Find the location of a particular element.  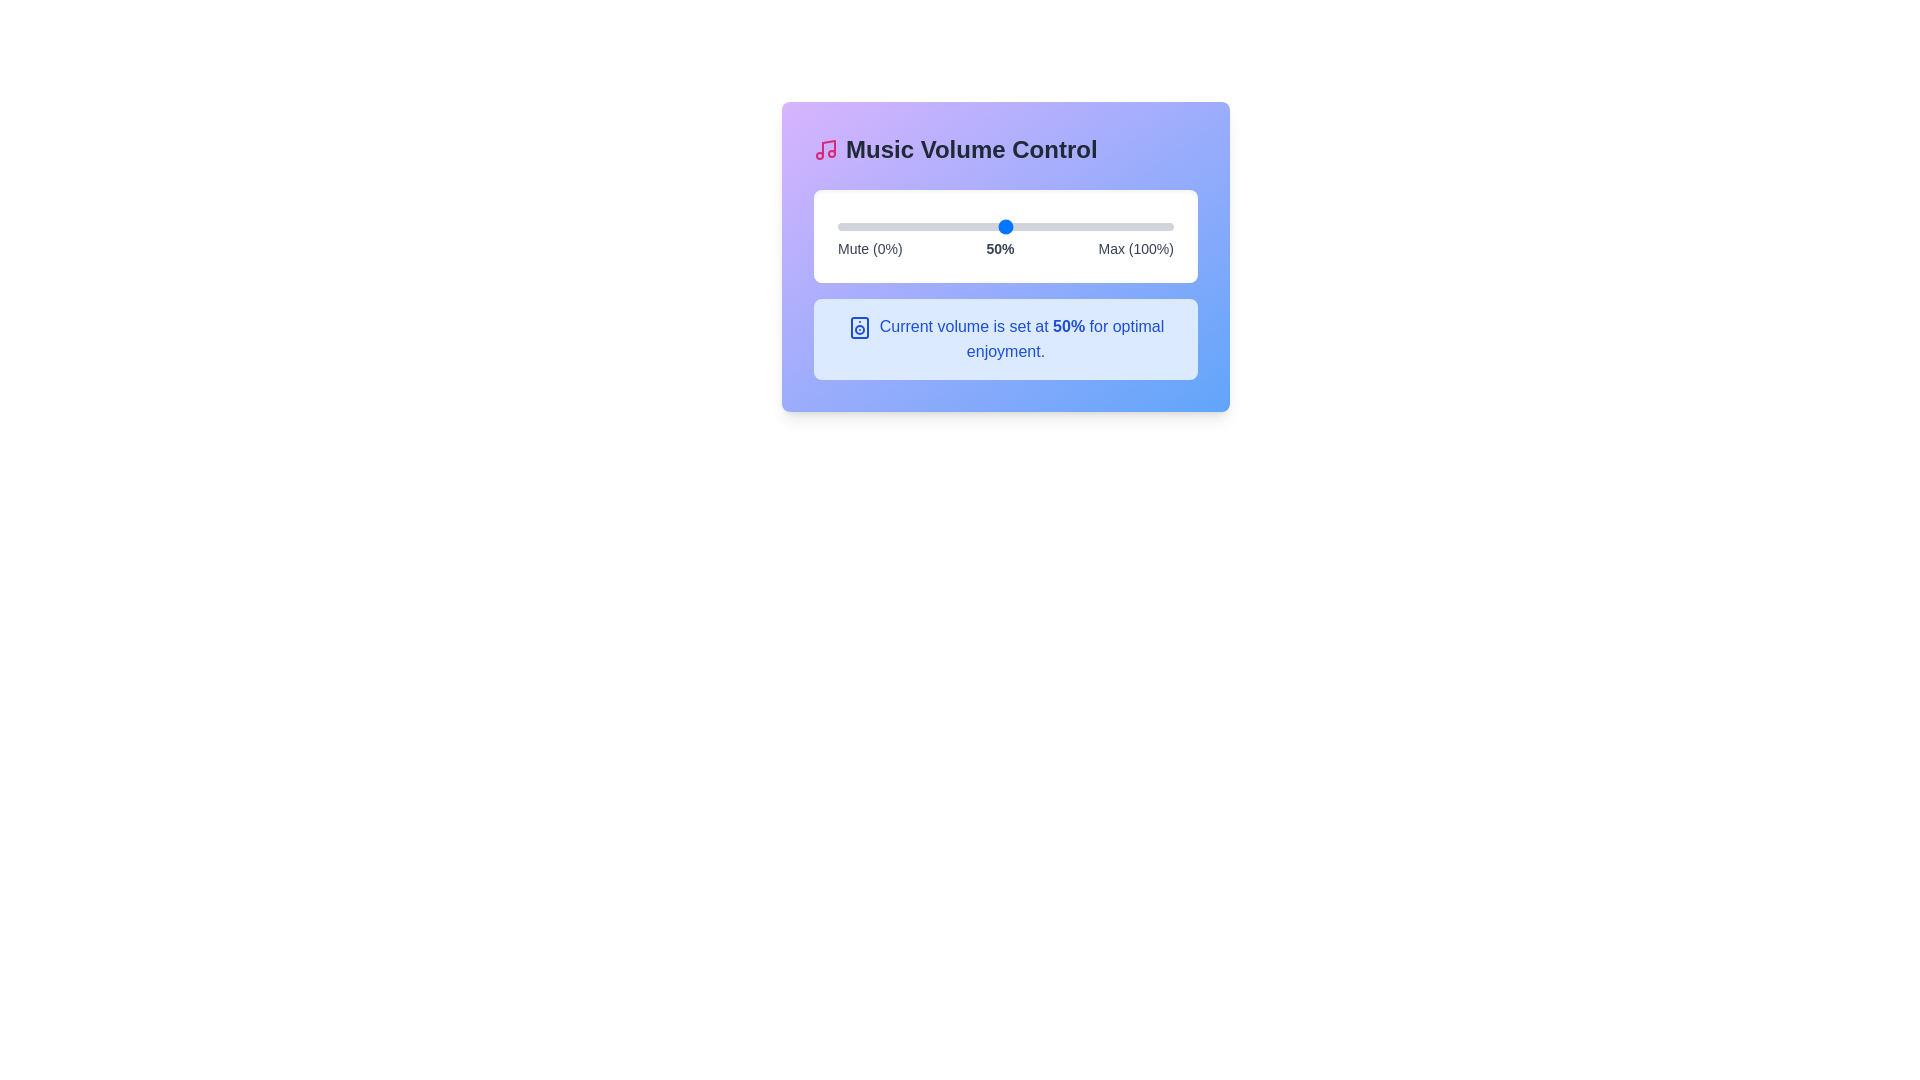

the volume slider to set the volume to 2% is located at coordinates (844, 226).